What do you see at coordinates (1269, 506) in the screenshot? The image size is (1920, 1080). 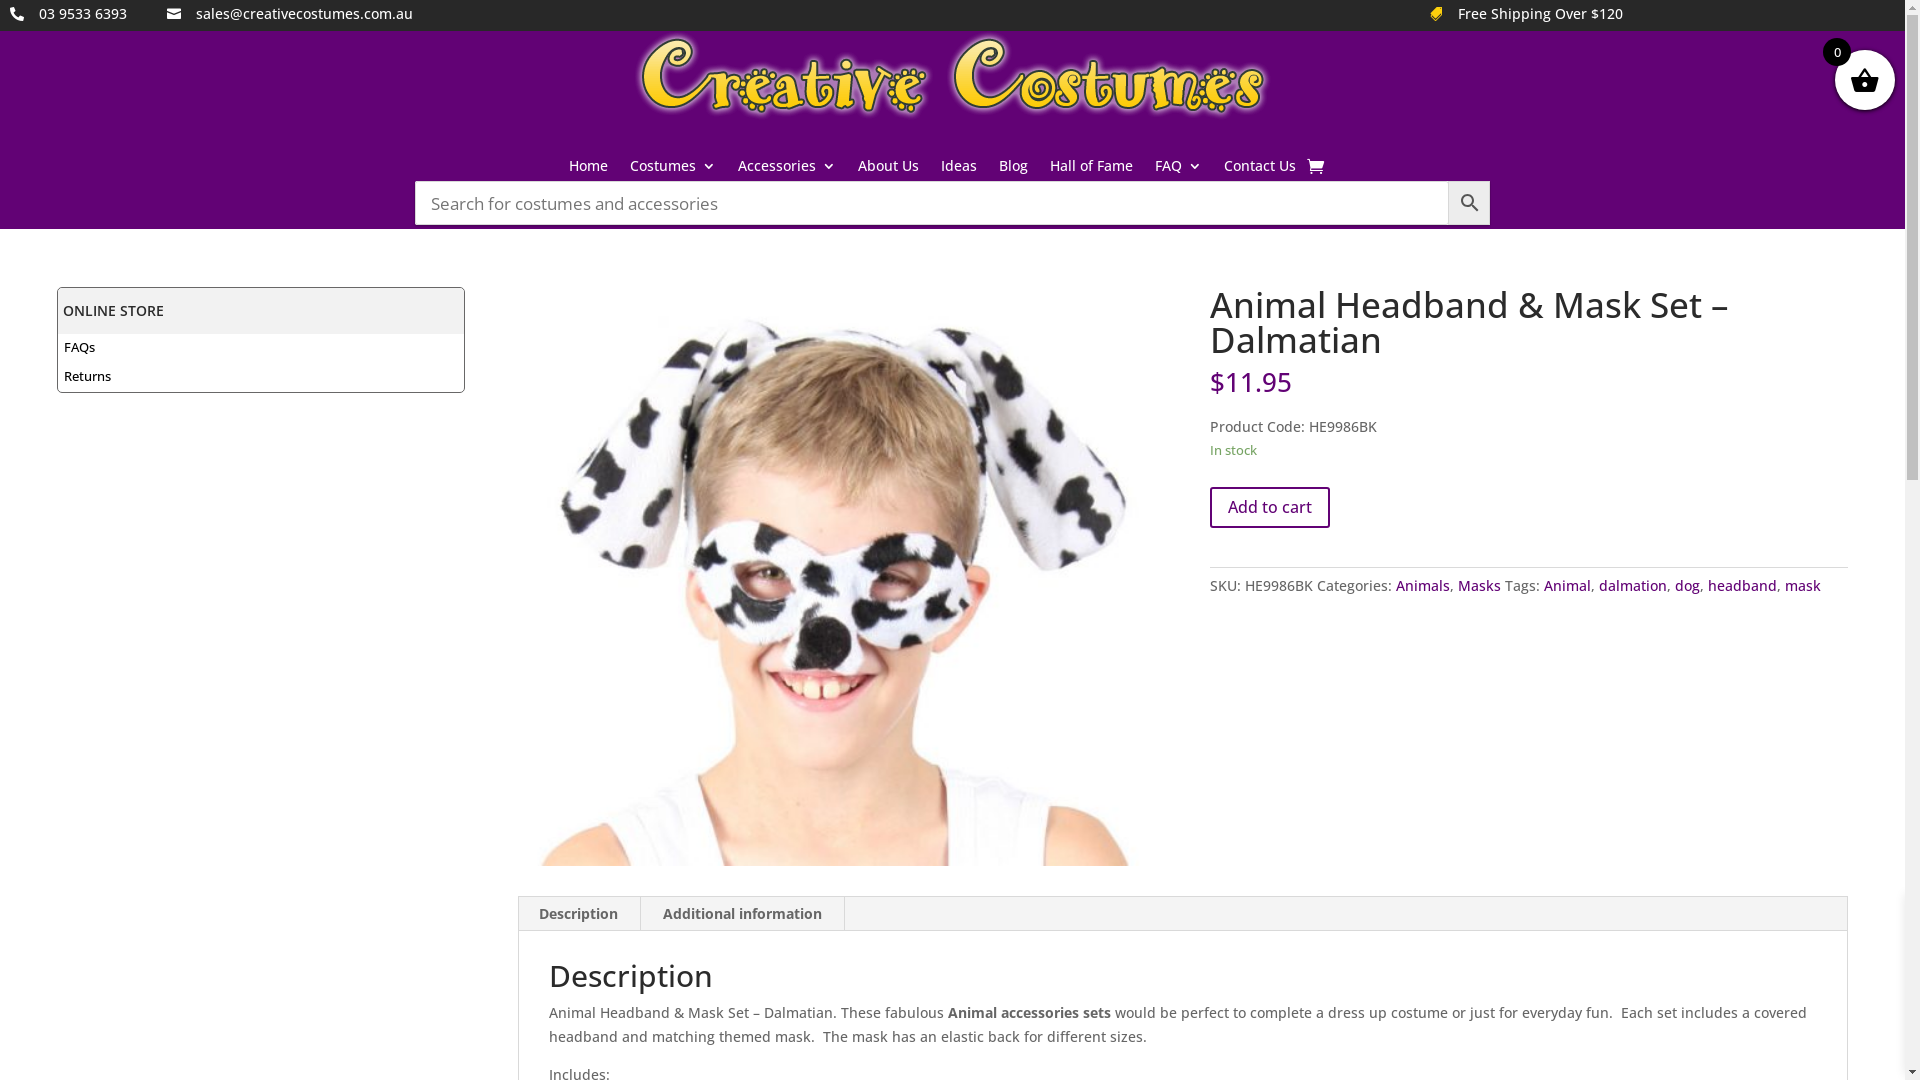 I see `'Add to cart'` at bounding box center [1269, 506].